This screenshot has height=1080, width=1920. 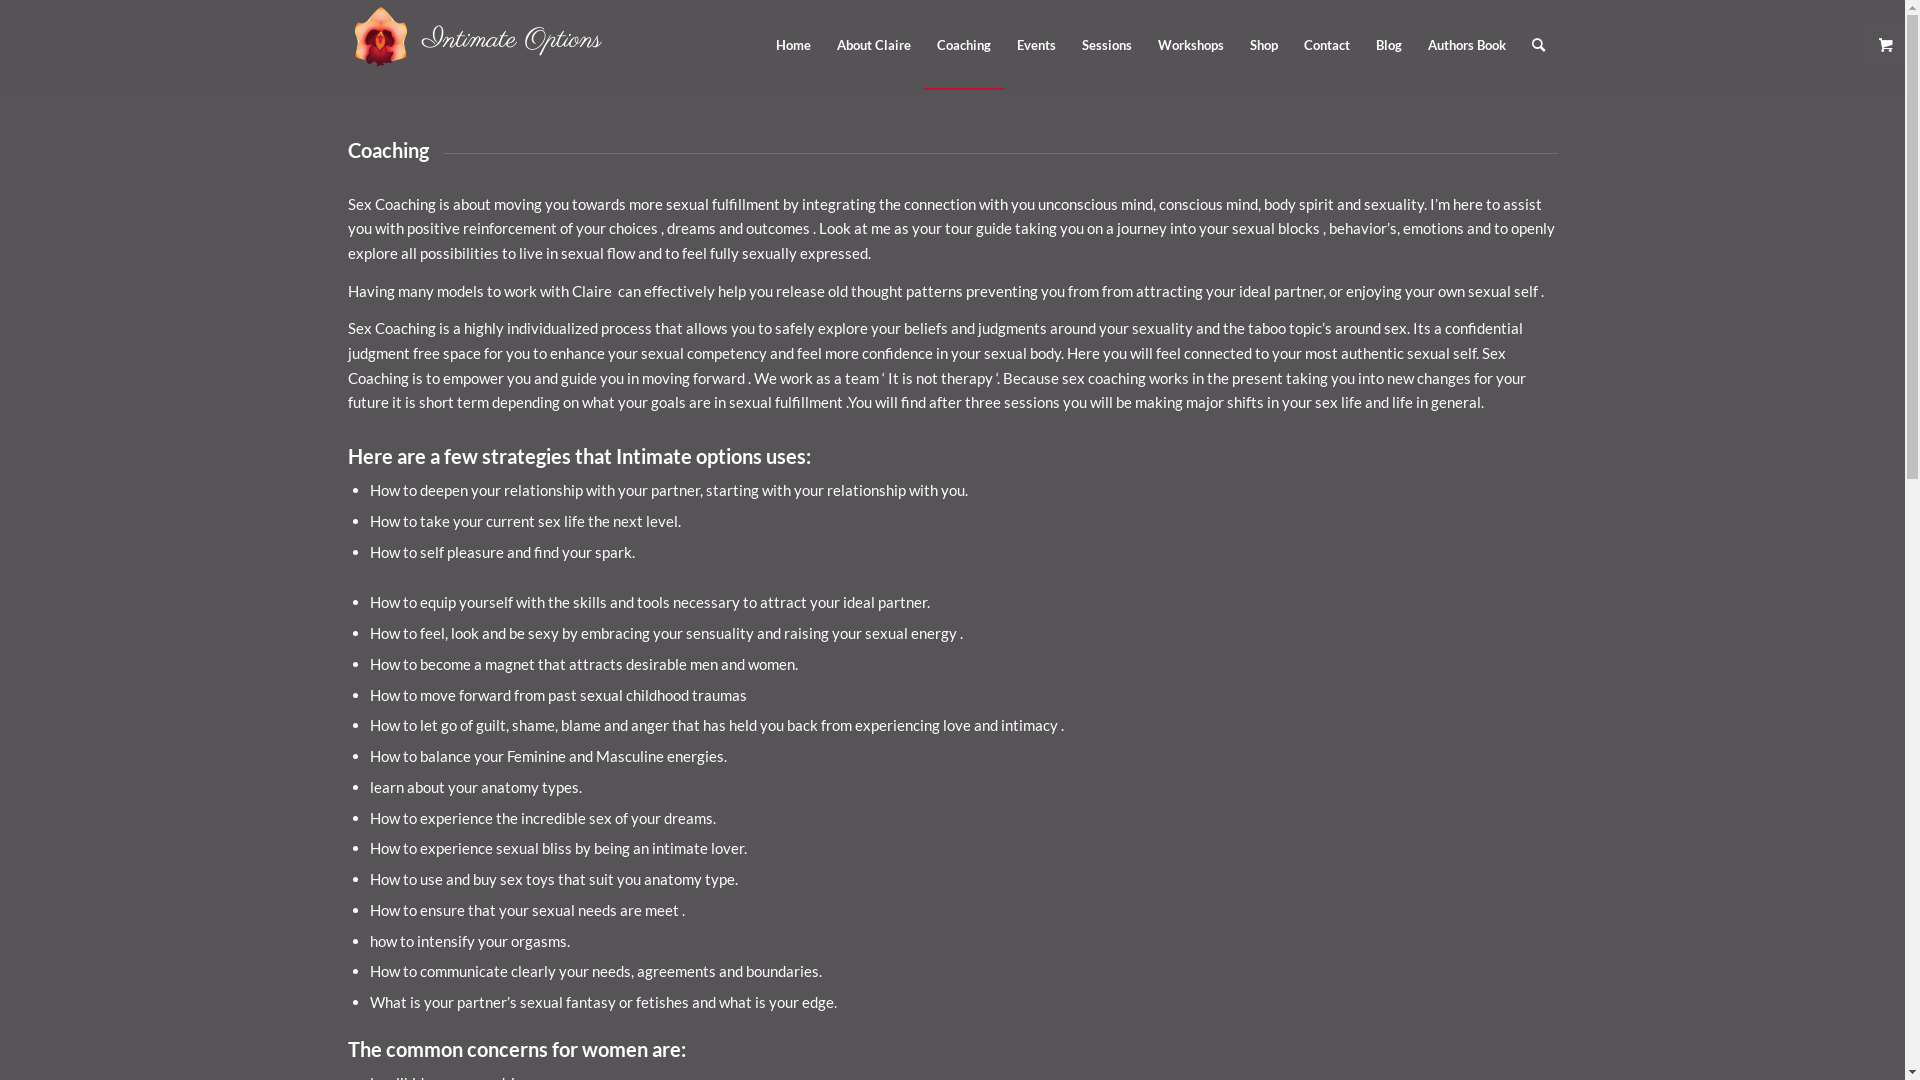 What do you see at coordinates (1386, 45) in the screenshot?
I see `'Blog'` at bounding box center [1386, 45].